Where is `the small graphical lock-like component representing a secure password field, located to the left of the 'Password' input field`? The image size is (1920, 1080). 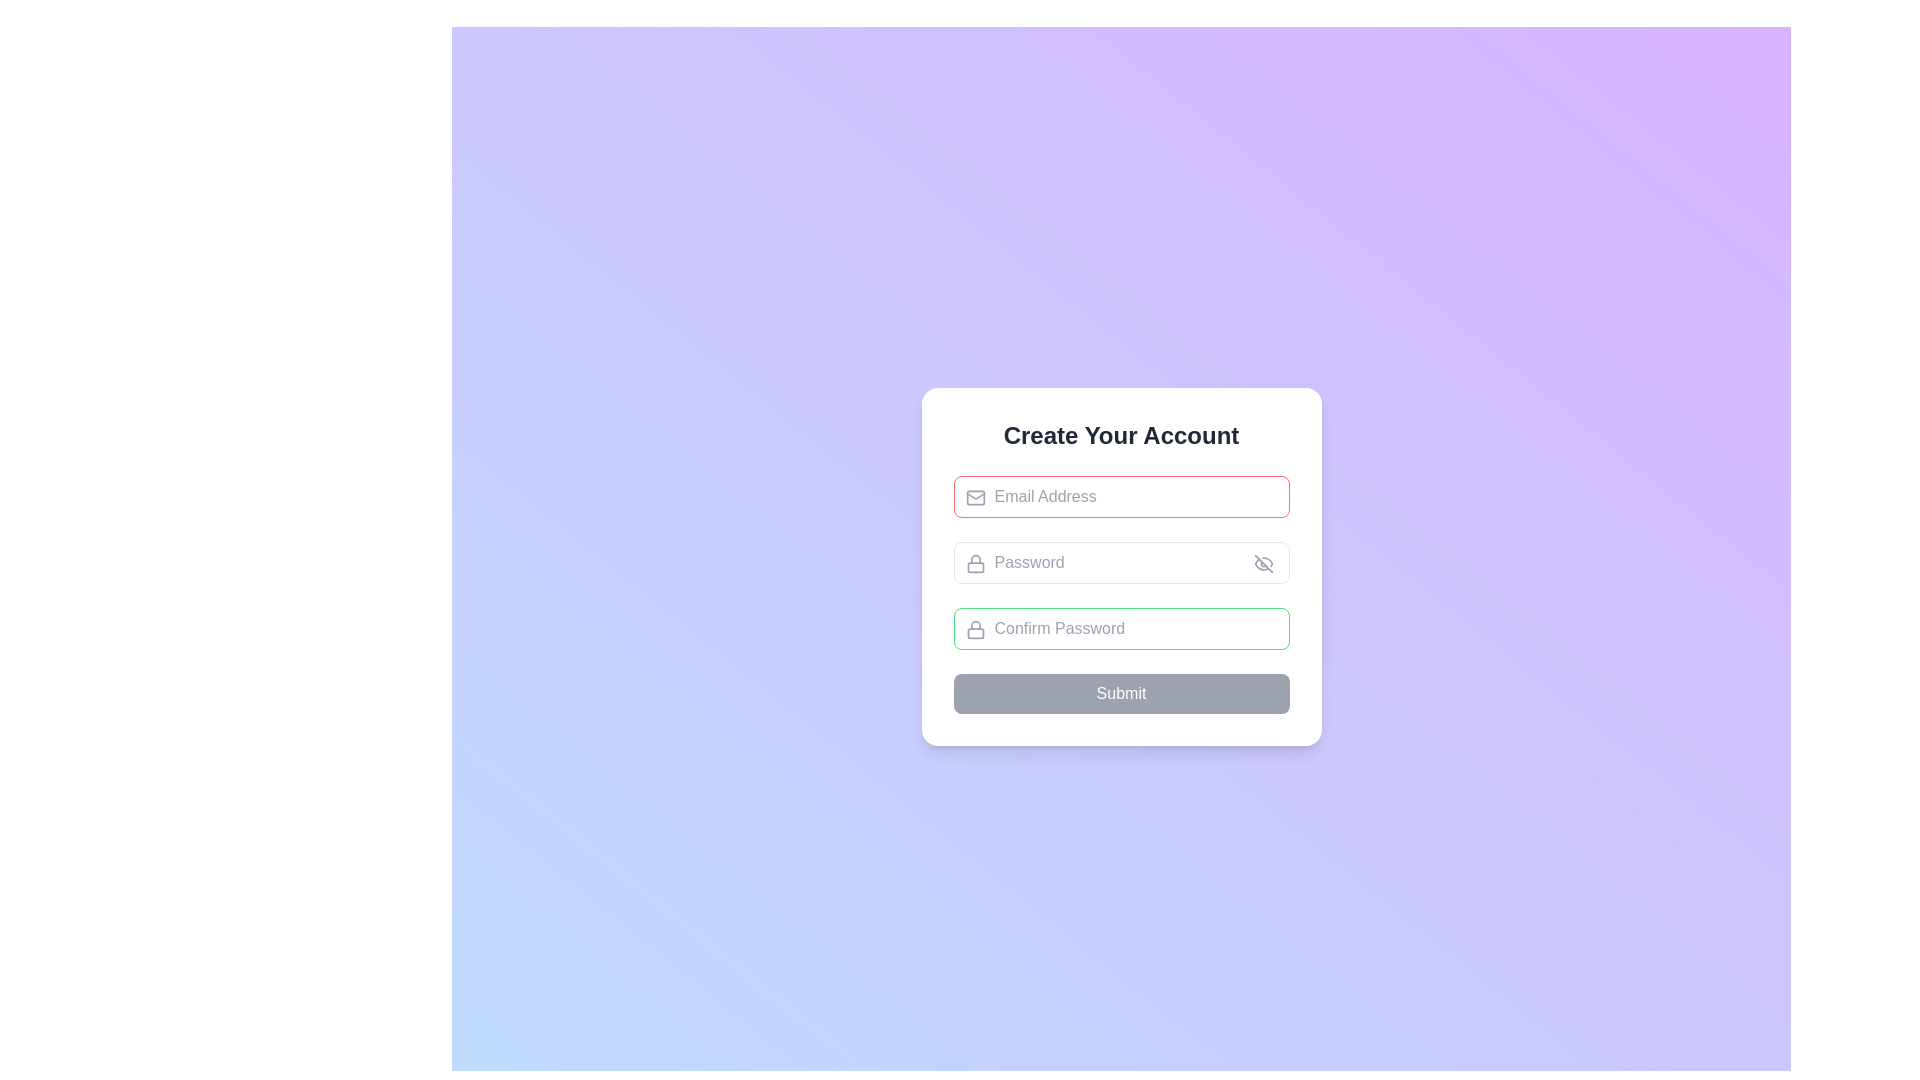
the small graphical lock-like component representing a secure password field, located to the left of the 'Password' input field is located at coordinates (975, 567).